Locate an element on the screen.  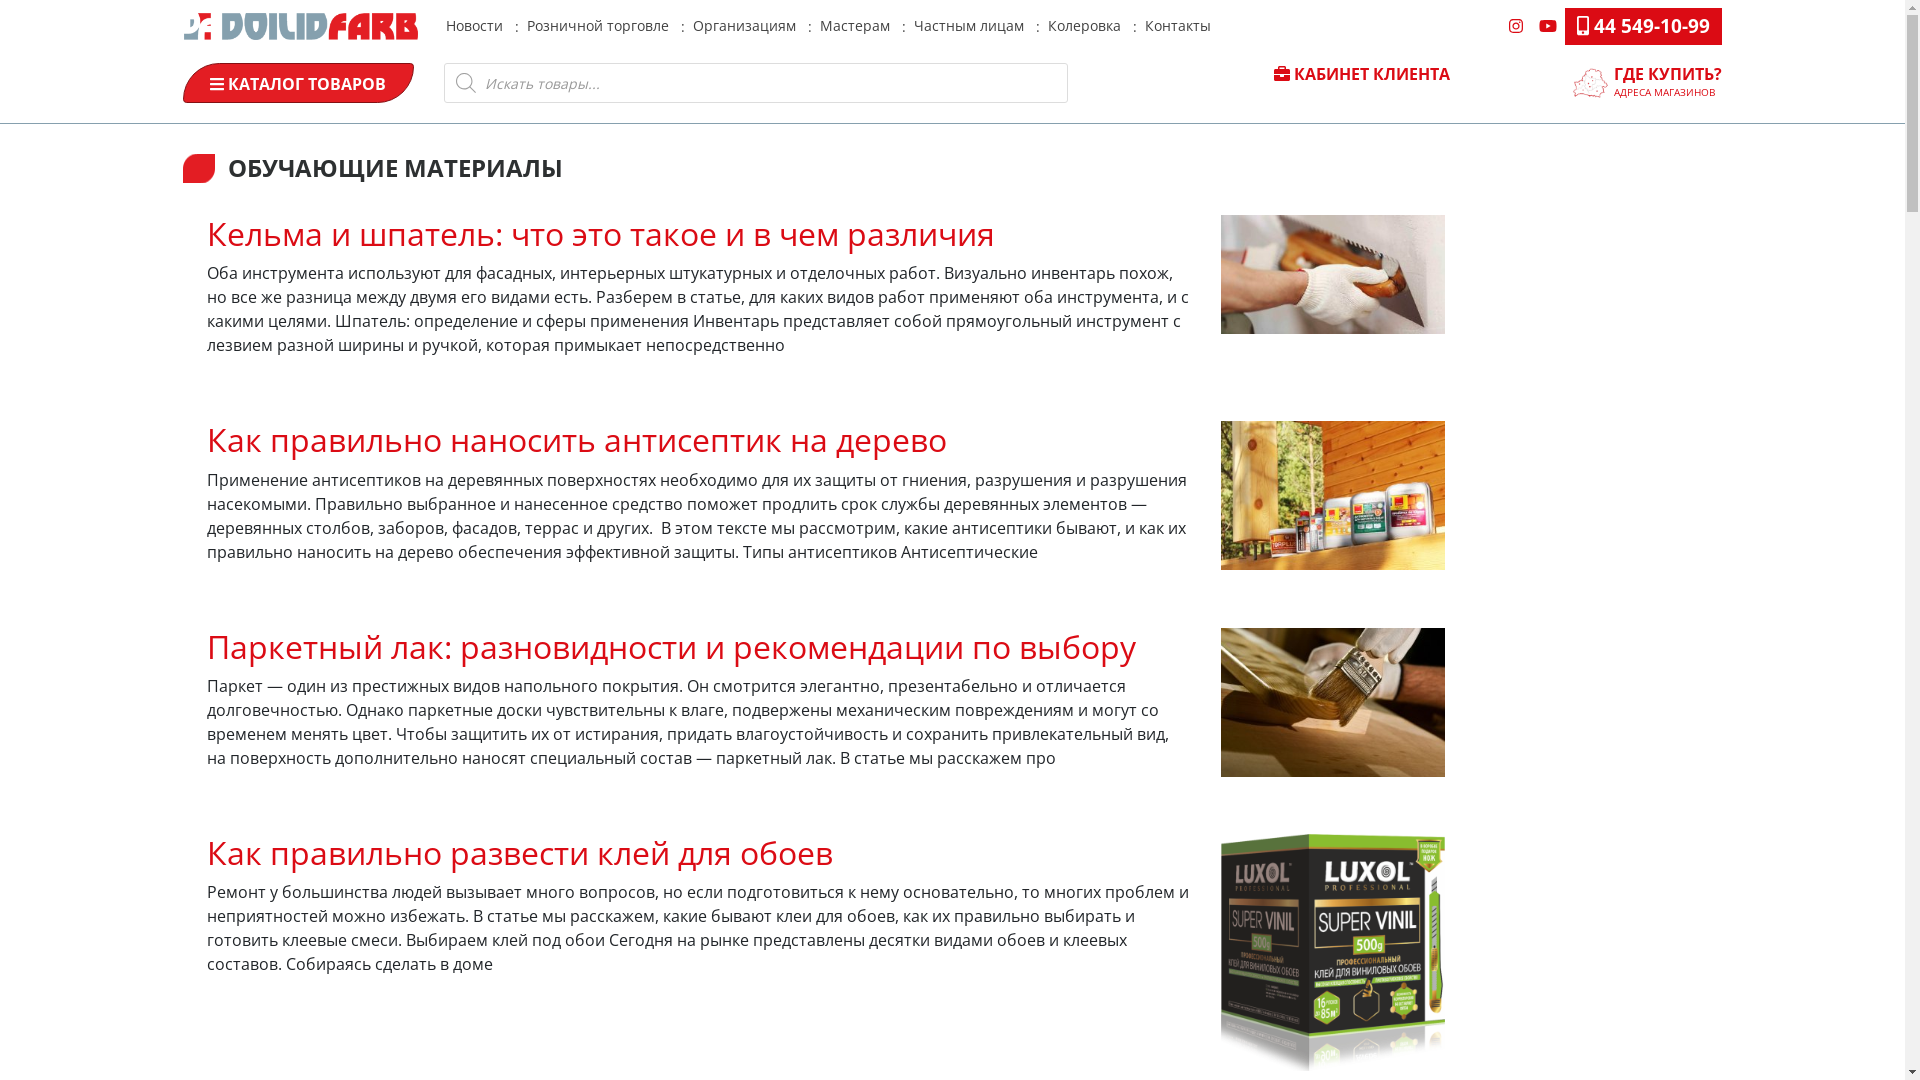
'44 549-10-99' is located at coordinates (1642, 26).